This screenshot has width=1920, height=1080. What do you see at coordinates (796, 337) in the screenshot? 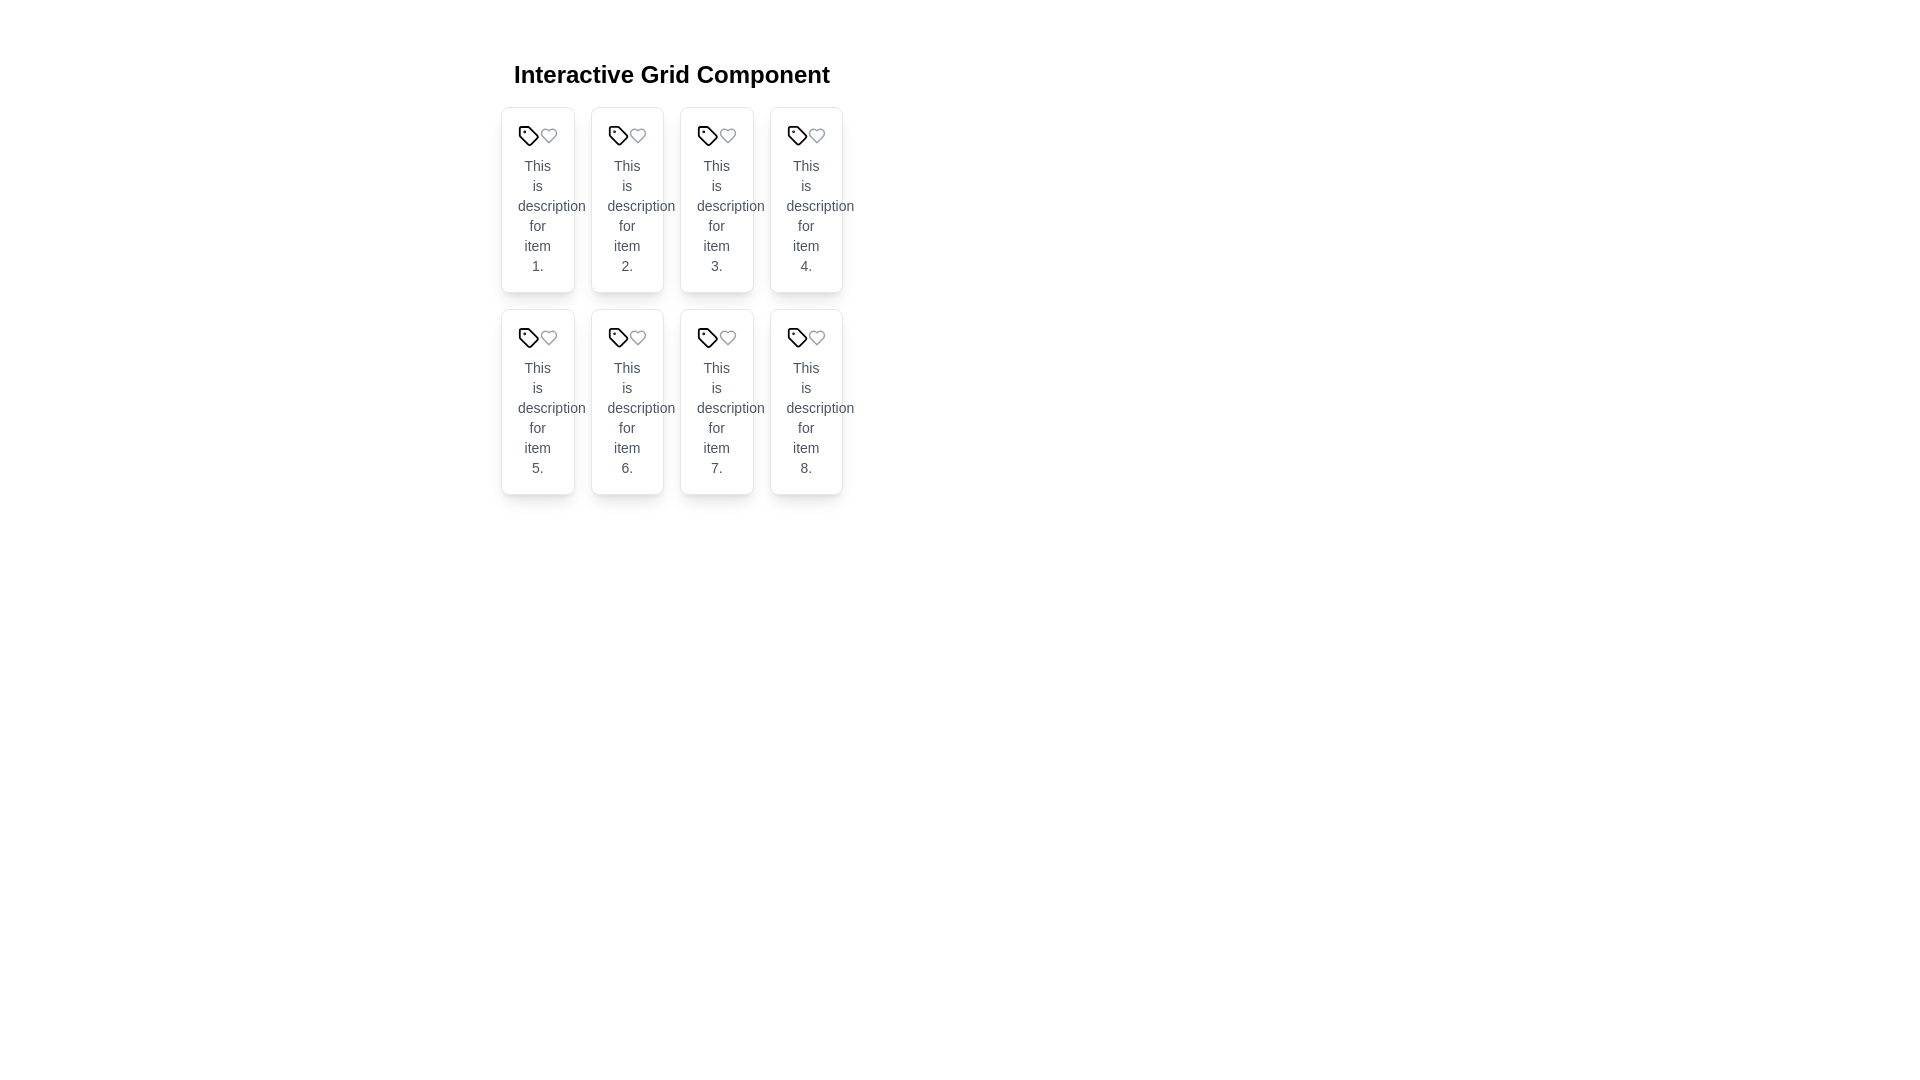
I see `the decorative or indicative icon located in the first position of the eighth grid tile, which is in the last column of the second row, above the descriptive text` at bounding box center [796, 337].